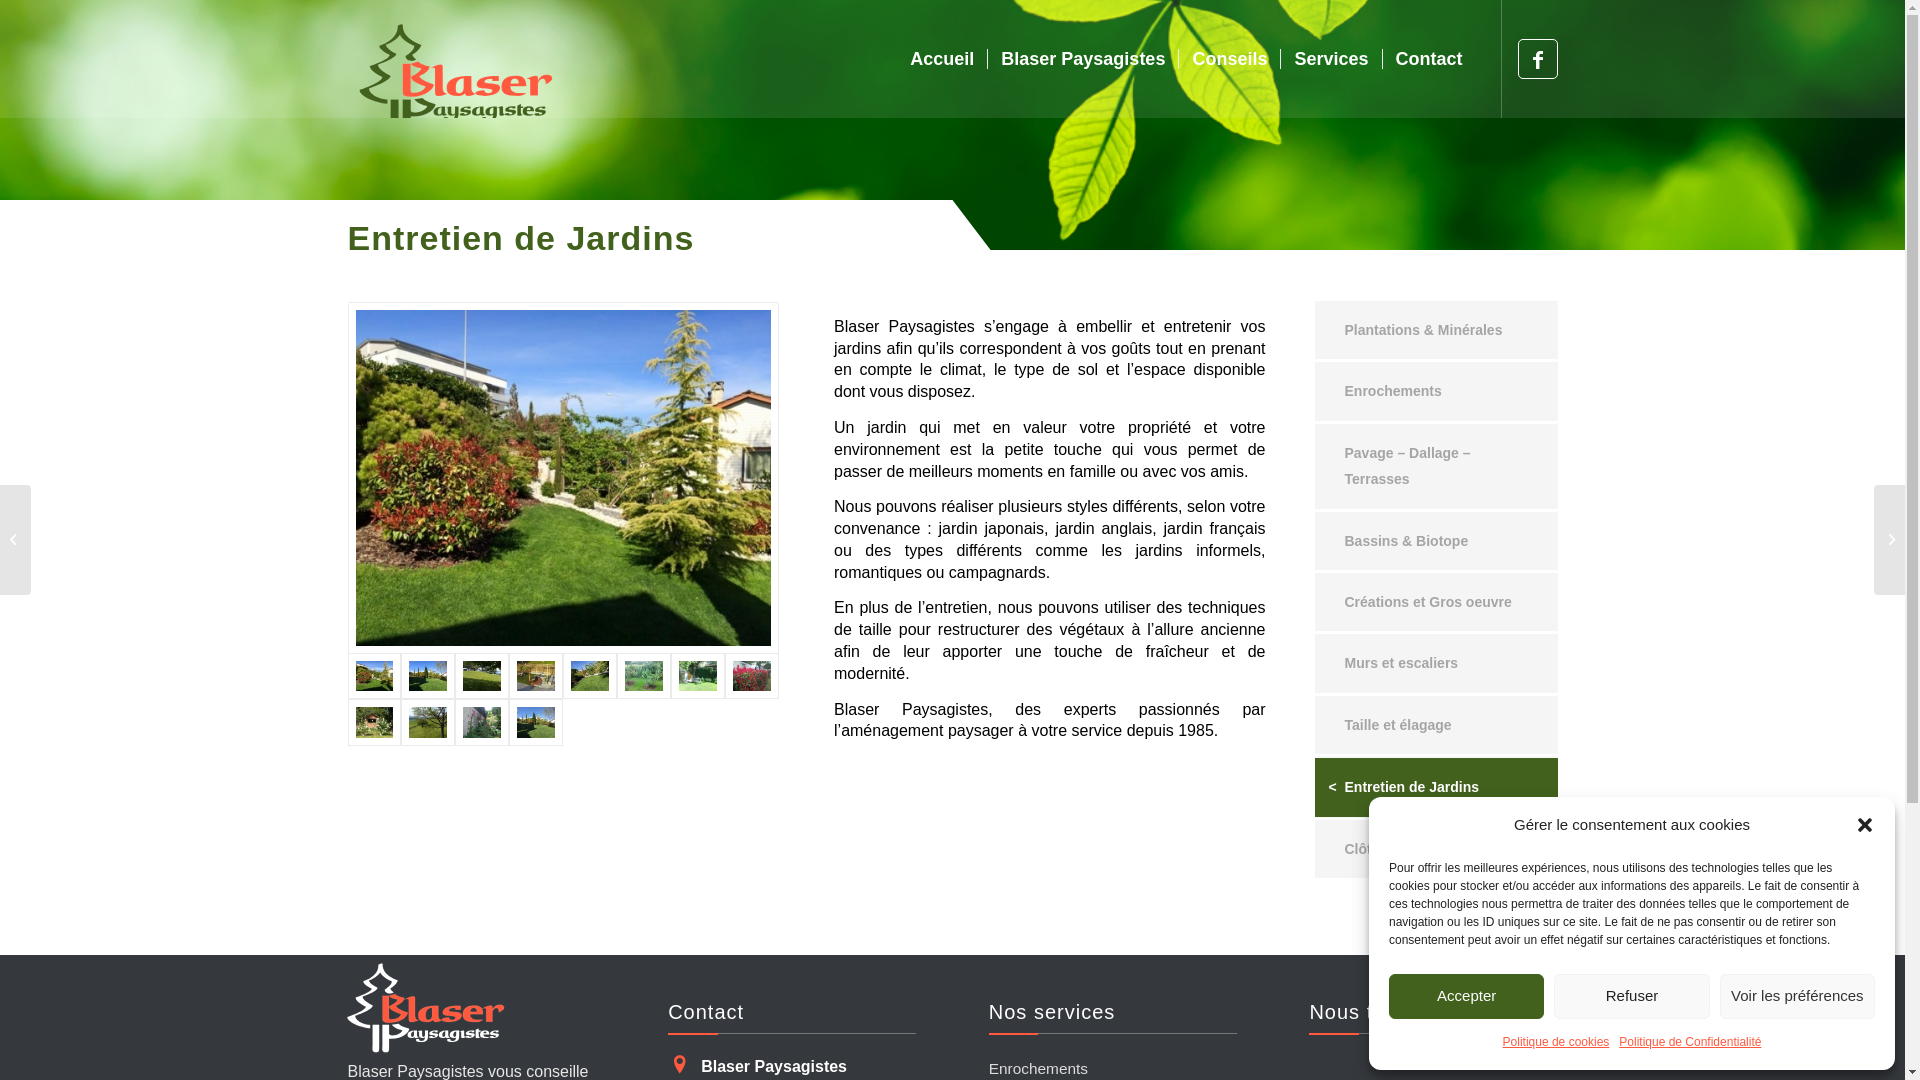 The image size is (1920, 1080). Describe the element at coordinates (1330, 57) in the screenshot. I see `'Services'` at that location.